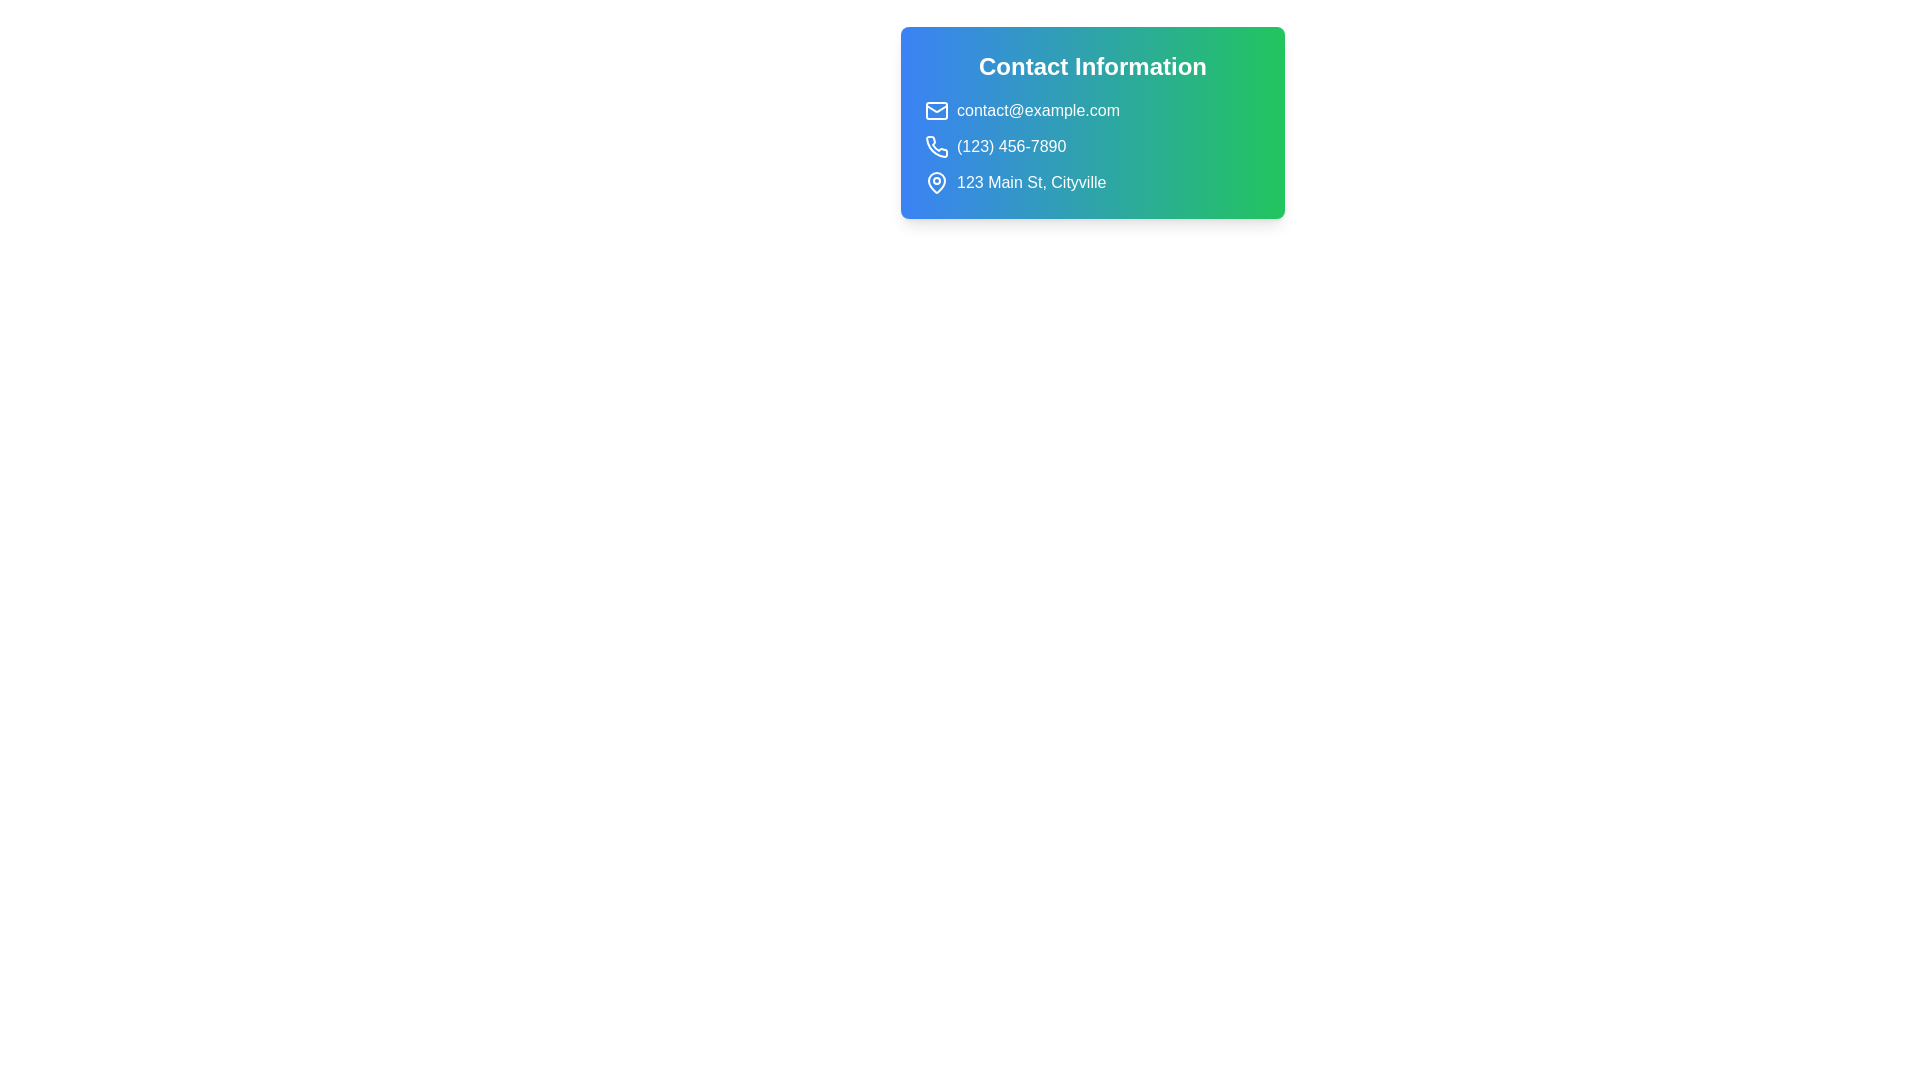 The width and height of the screenshot is (1920, 1080). What do you see at coordinates (1092, 111) in the screenshot?
I see `the email address 'contact@example.com' which is accompanied by a mail icon to initiate email composition` at bounding box center [1092, 111].